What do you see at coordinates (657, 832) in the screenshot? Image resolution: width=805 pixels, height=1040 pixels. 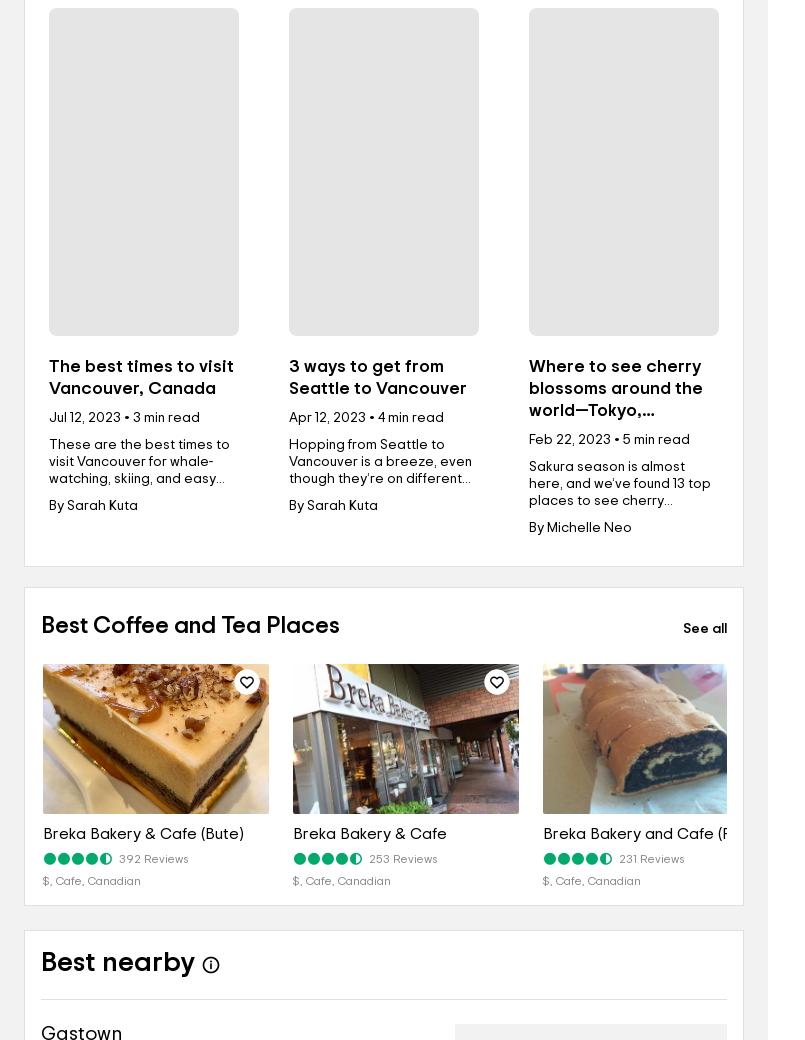 I see `'Breka Bakery and Cafe (Fraser)'` at bounding box center [657, 832].